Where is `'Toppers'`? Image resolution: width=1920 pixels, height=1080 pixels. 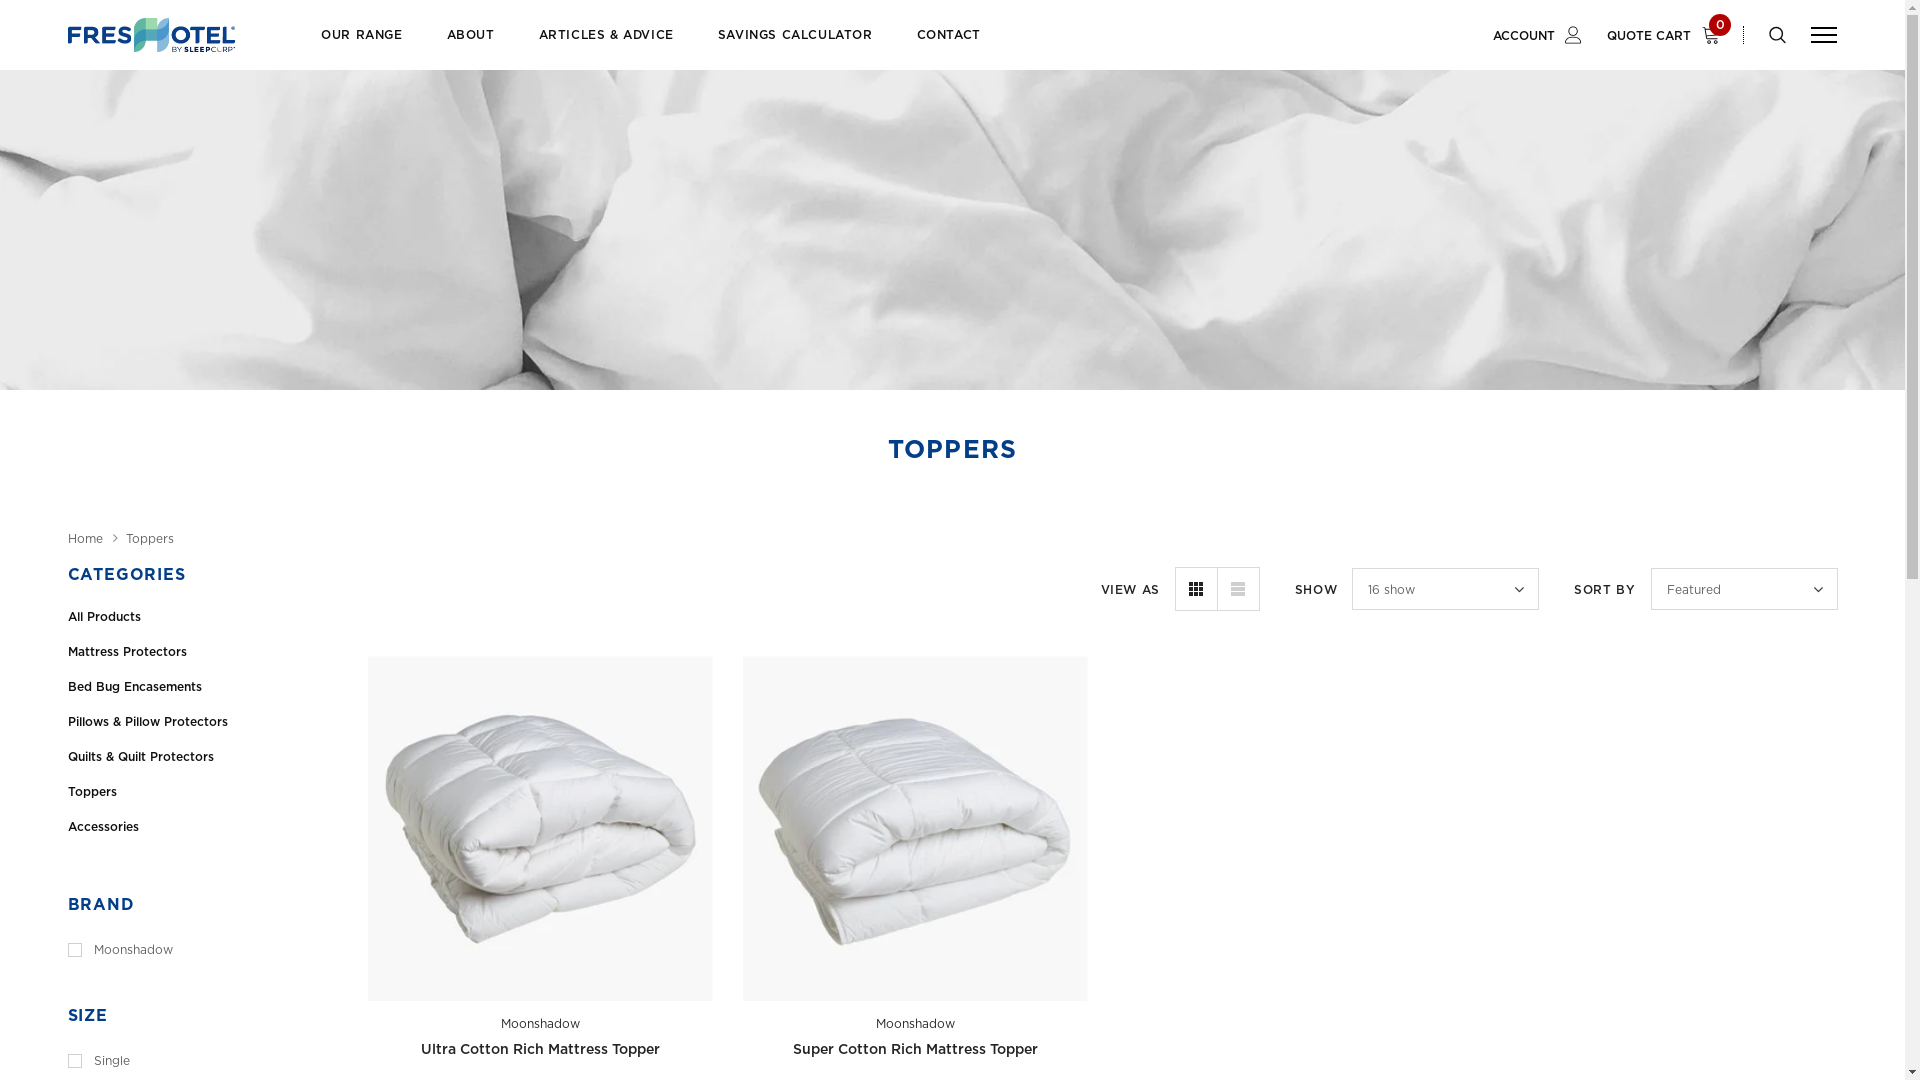 'Toppers' is located at coordinates (148, 538).